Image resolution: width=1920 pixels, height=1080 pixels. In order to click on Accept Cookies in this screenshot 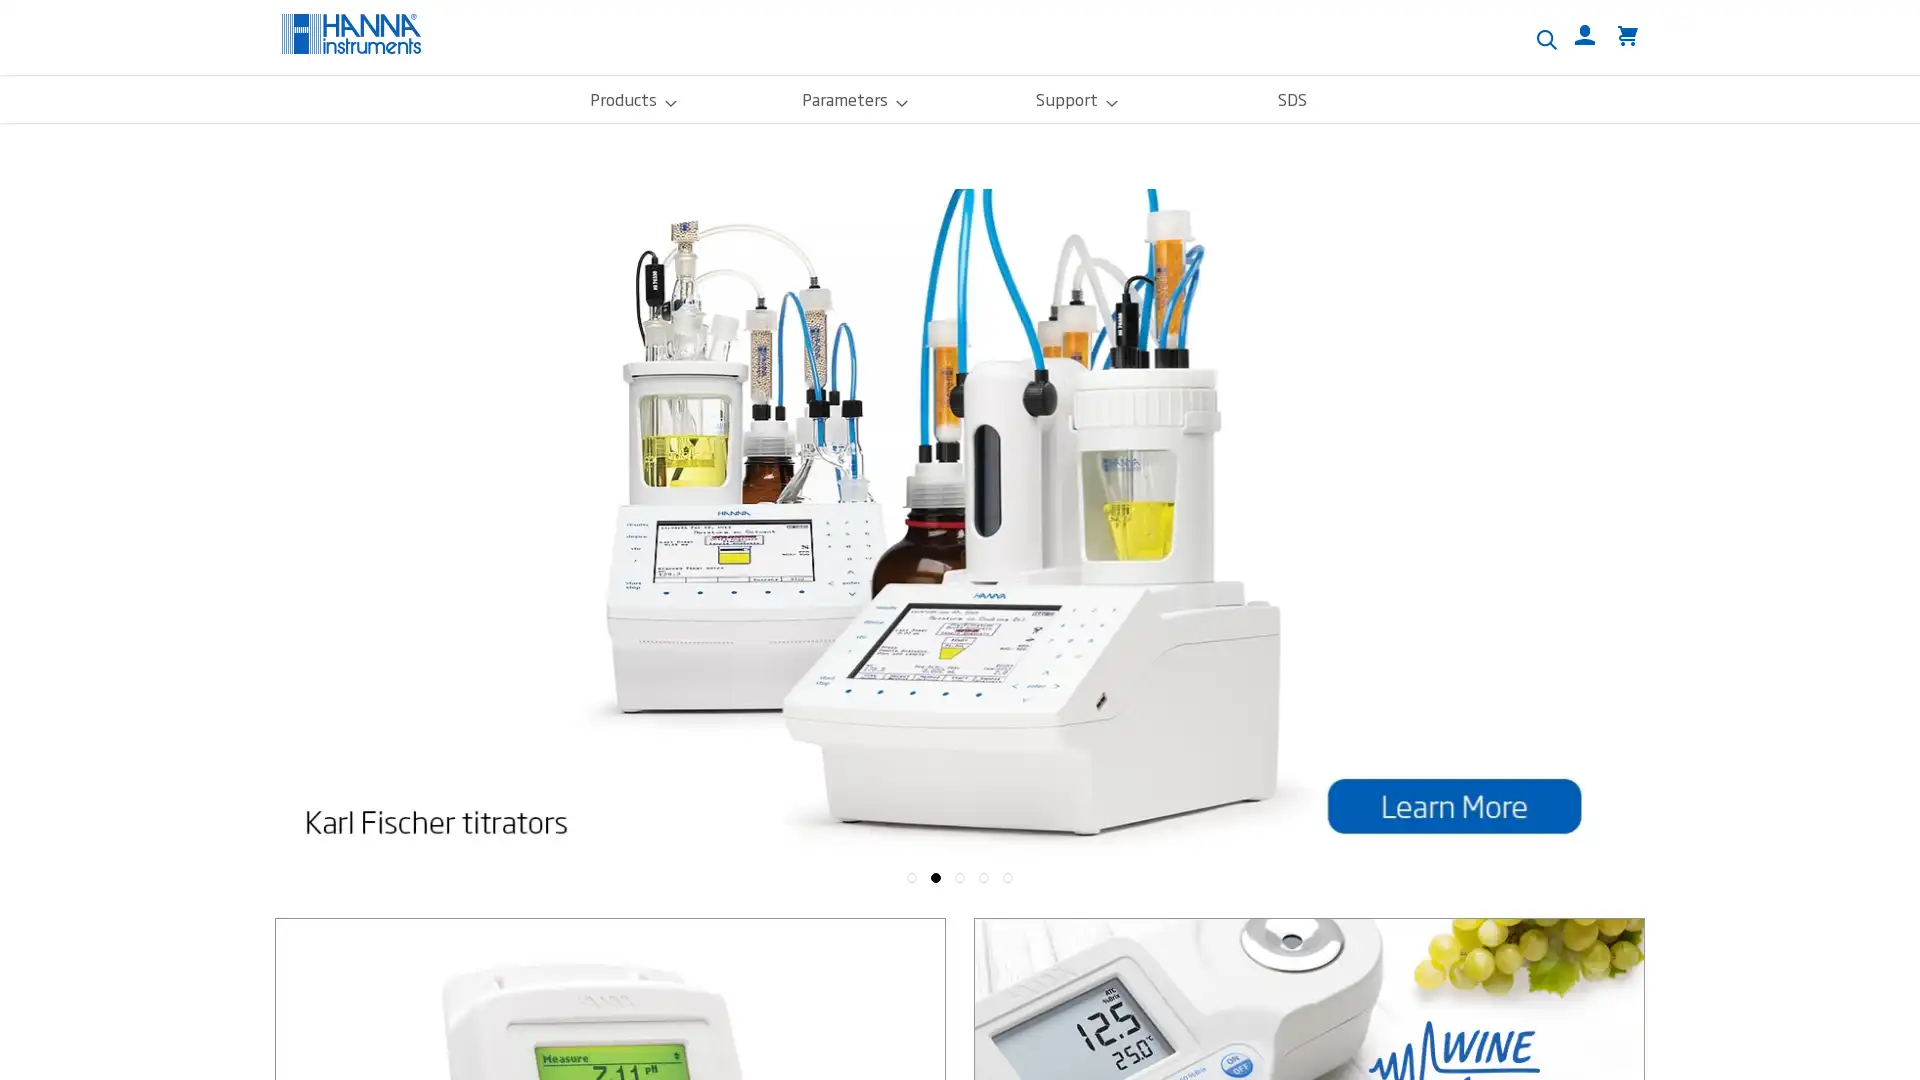, I will do `click(738, 1047)`.